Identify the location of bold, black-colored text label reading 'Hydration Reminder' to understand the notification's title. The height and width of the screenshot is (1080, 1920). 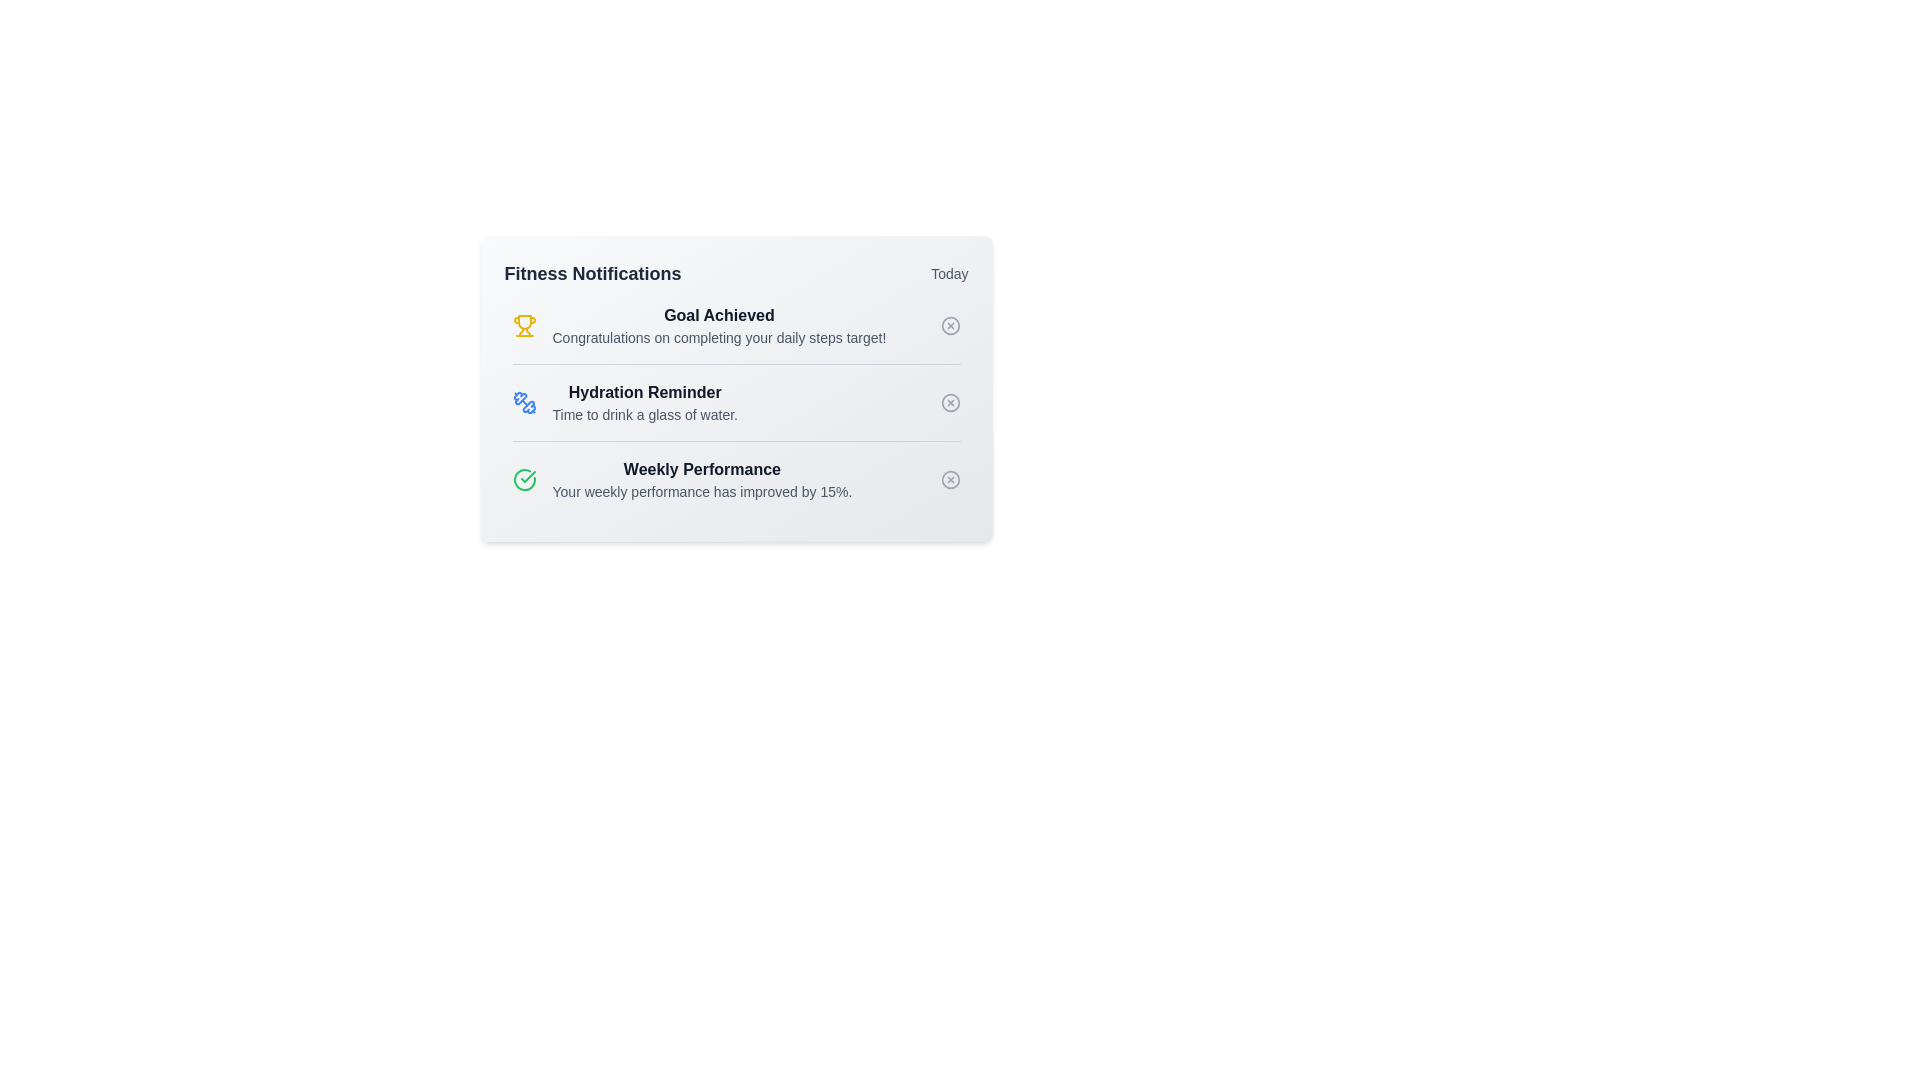
(645, 393).